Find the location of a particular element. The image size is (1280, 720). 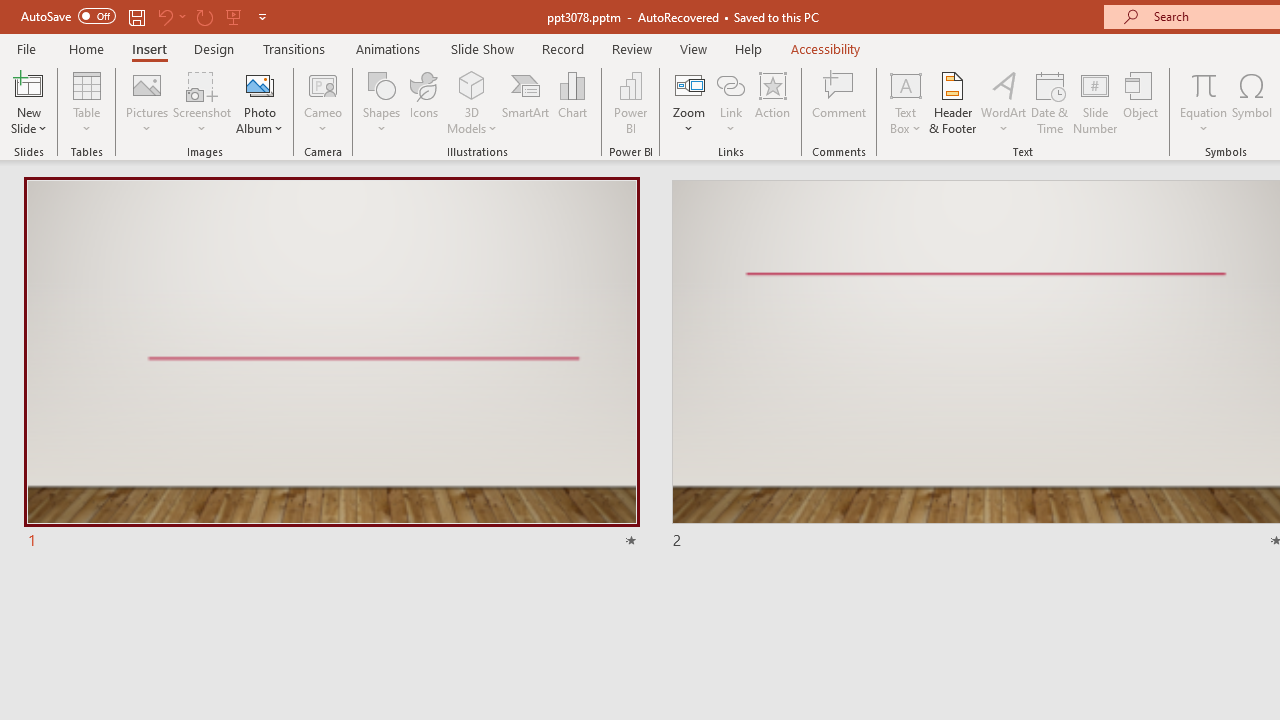

'Power BI' is located at coordinates (630, 103).